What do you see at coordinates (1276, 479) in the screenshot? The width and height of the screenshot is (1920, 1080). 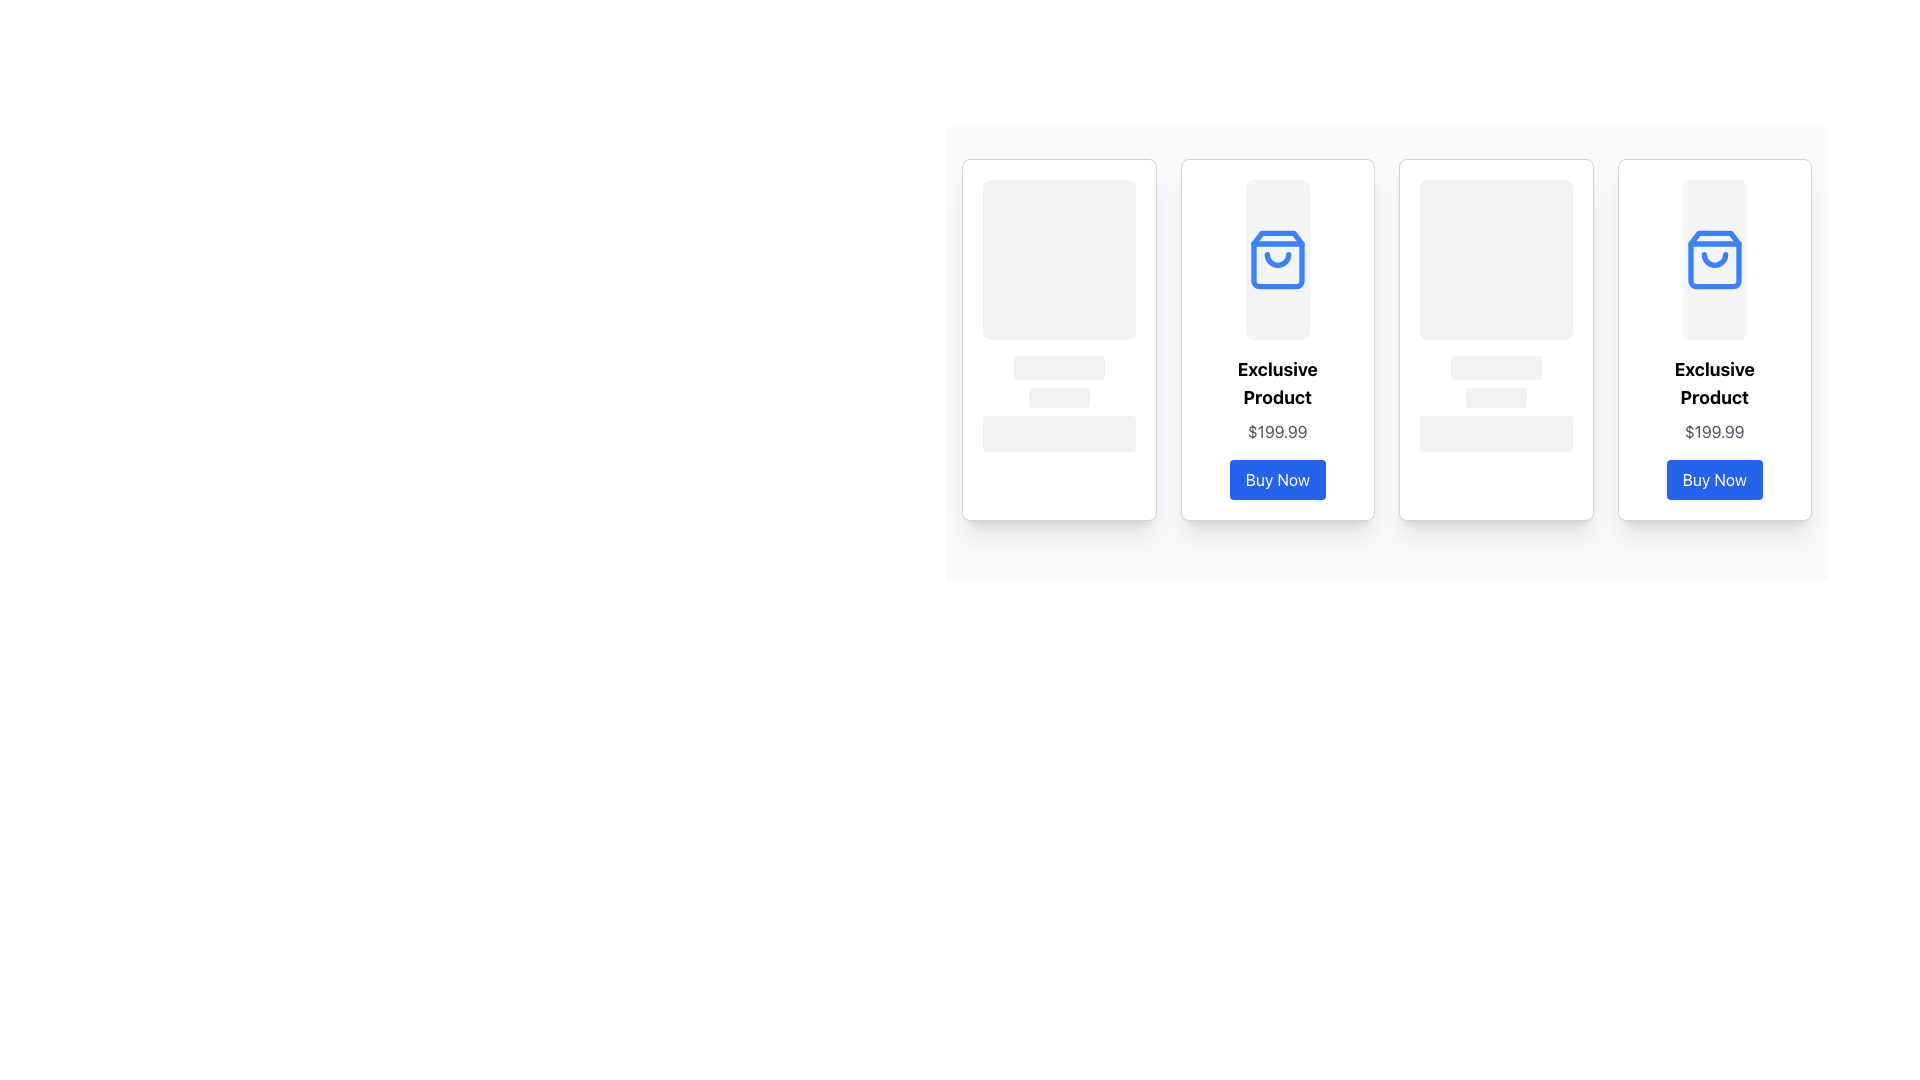 I see `the call-to-action button located at the bottom of the product card, directly below the price '$199.99'` at bounding box center [1276, 479].